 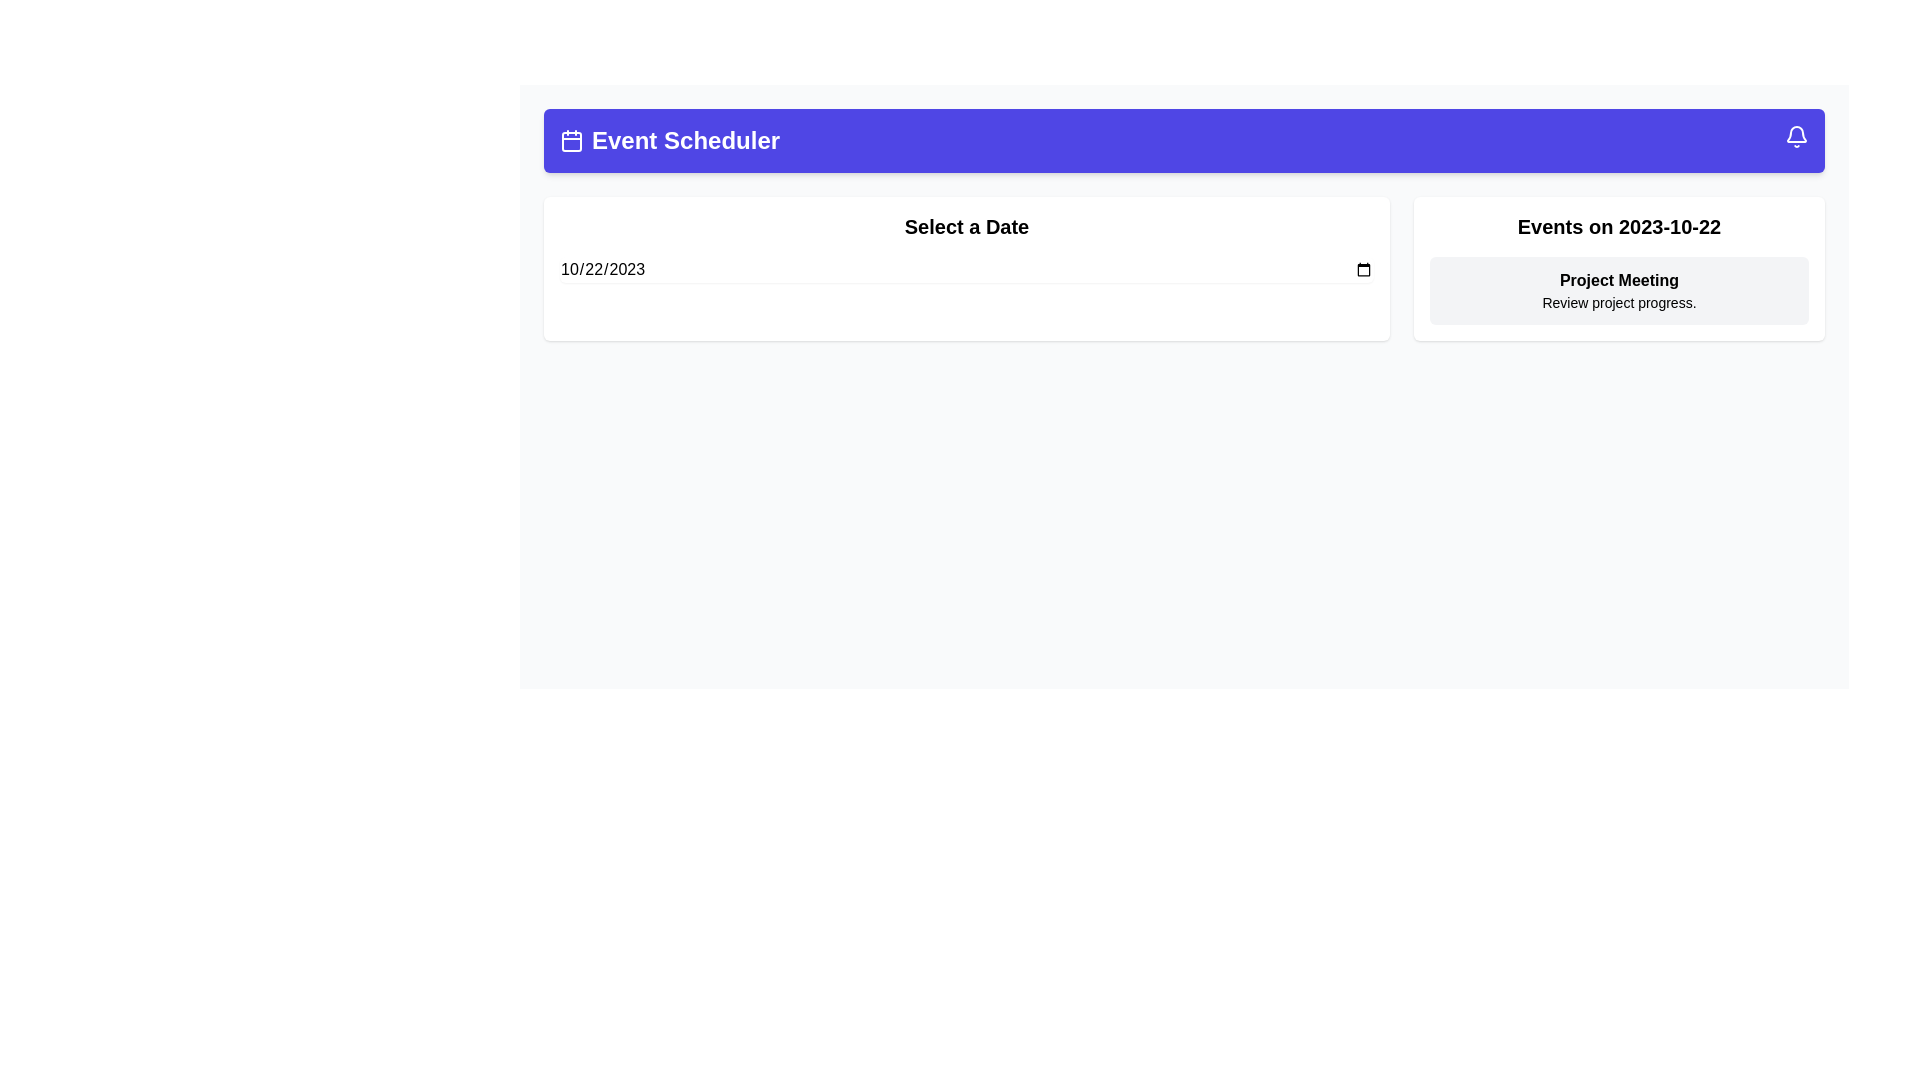 I want to click on the text header displaying 'Select a Date', which is a bold and prominent title styled with a large font size, located at the top-center of the main interface above a date input field, so click(x=966, y=226).